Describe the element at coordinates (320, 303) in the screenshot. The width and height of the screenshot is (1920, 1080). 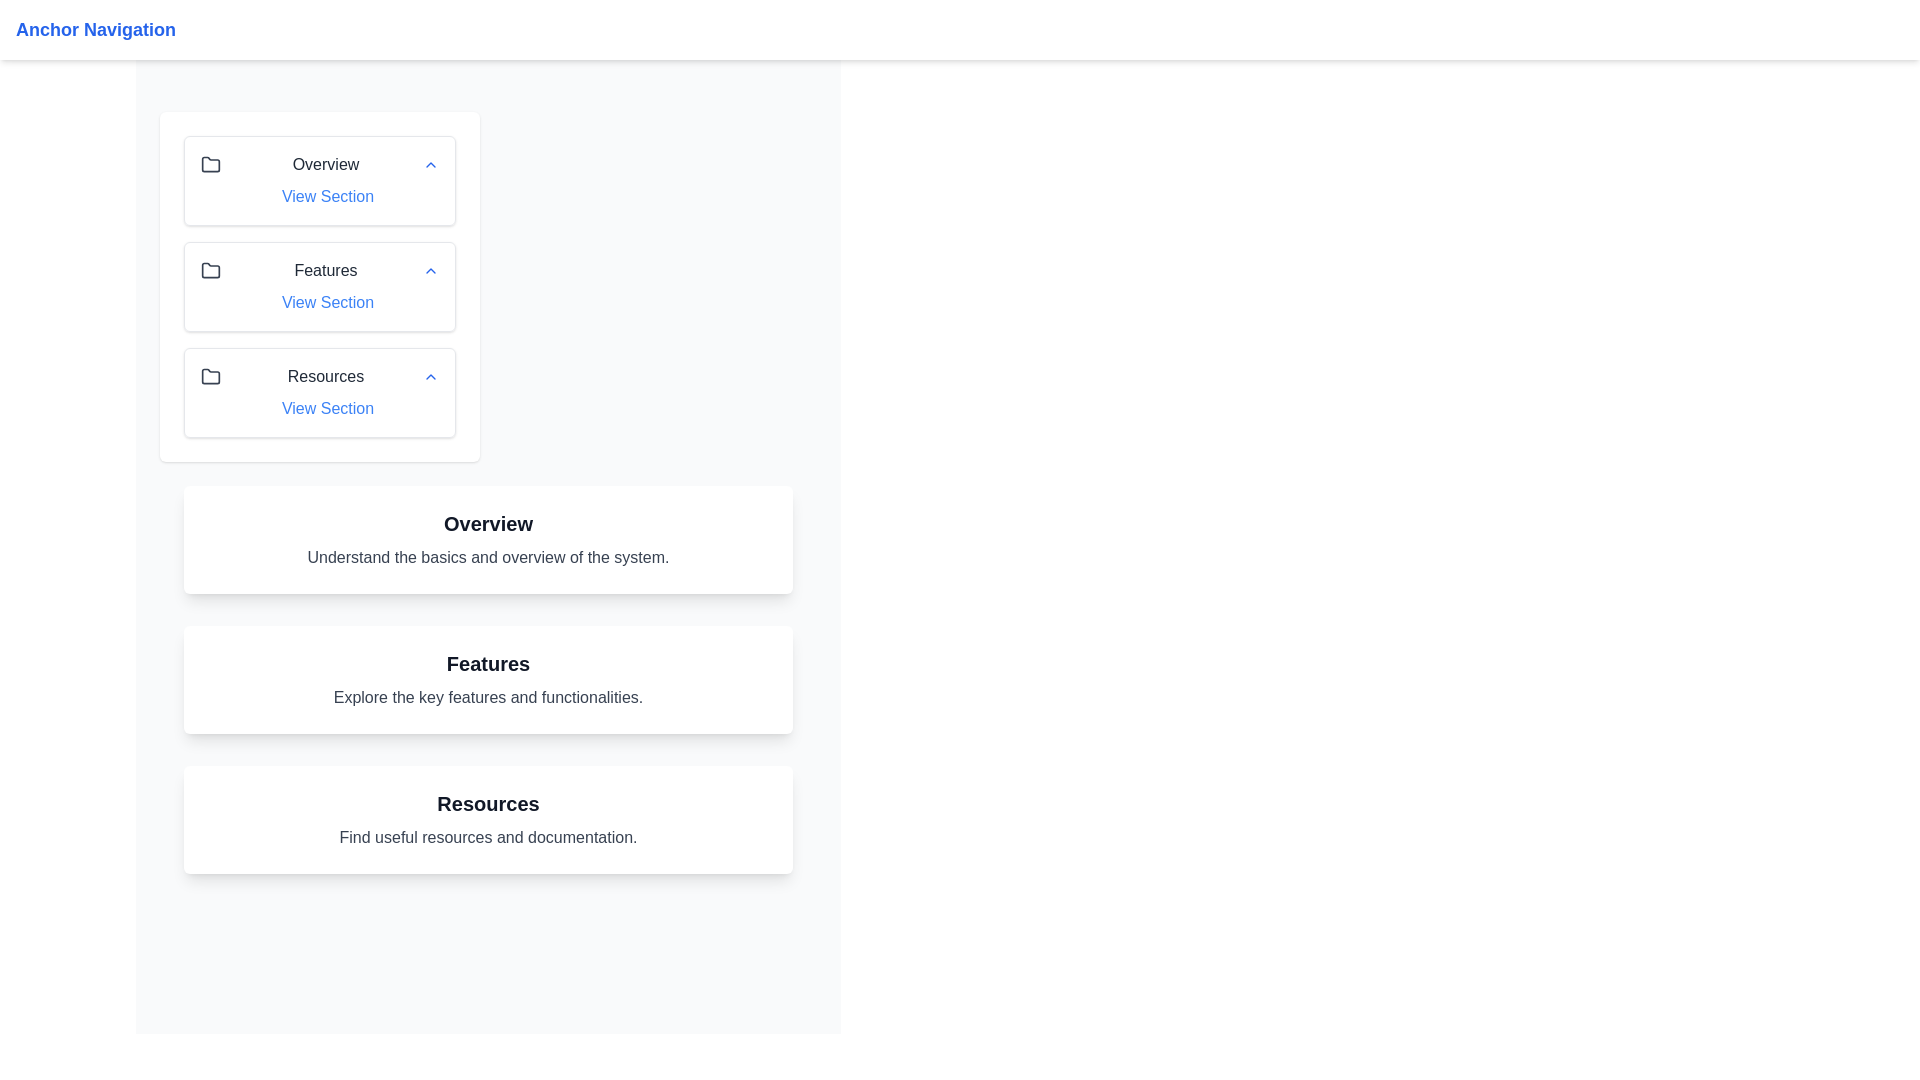
I see `the hyperlink labeled 'View Section' located in the 'Features' section` at that location.